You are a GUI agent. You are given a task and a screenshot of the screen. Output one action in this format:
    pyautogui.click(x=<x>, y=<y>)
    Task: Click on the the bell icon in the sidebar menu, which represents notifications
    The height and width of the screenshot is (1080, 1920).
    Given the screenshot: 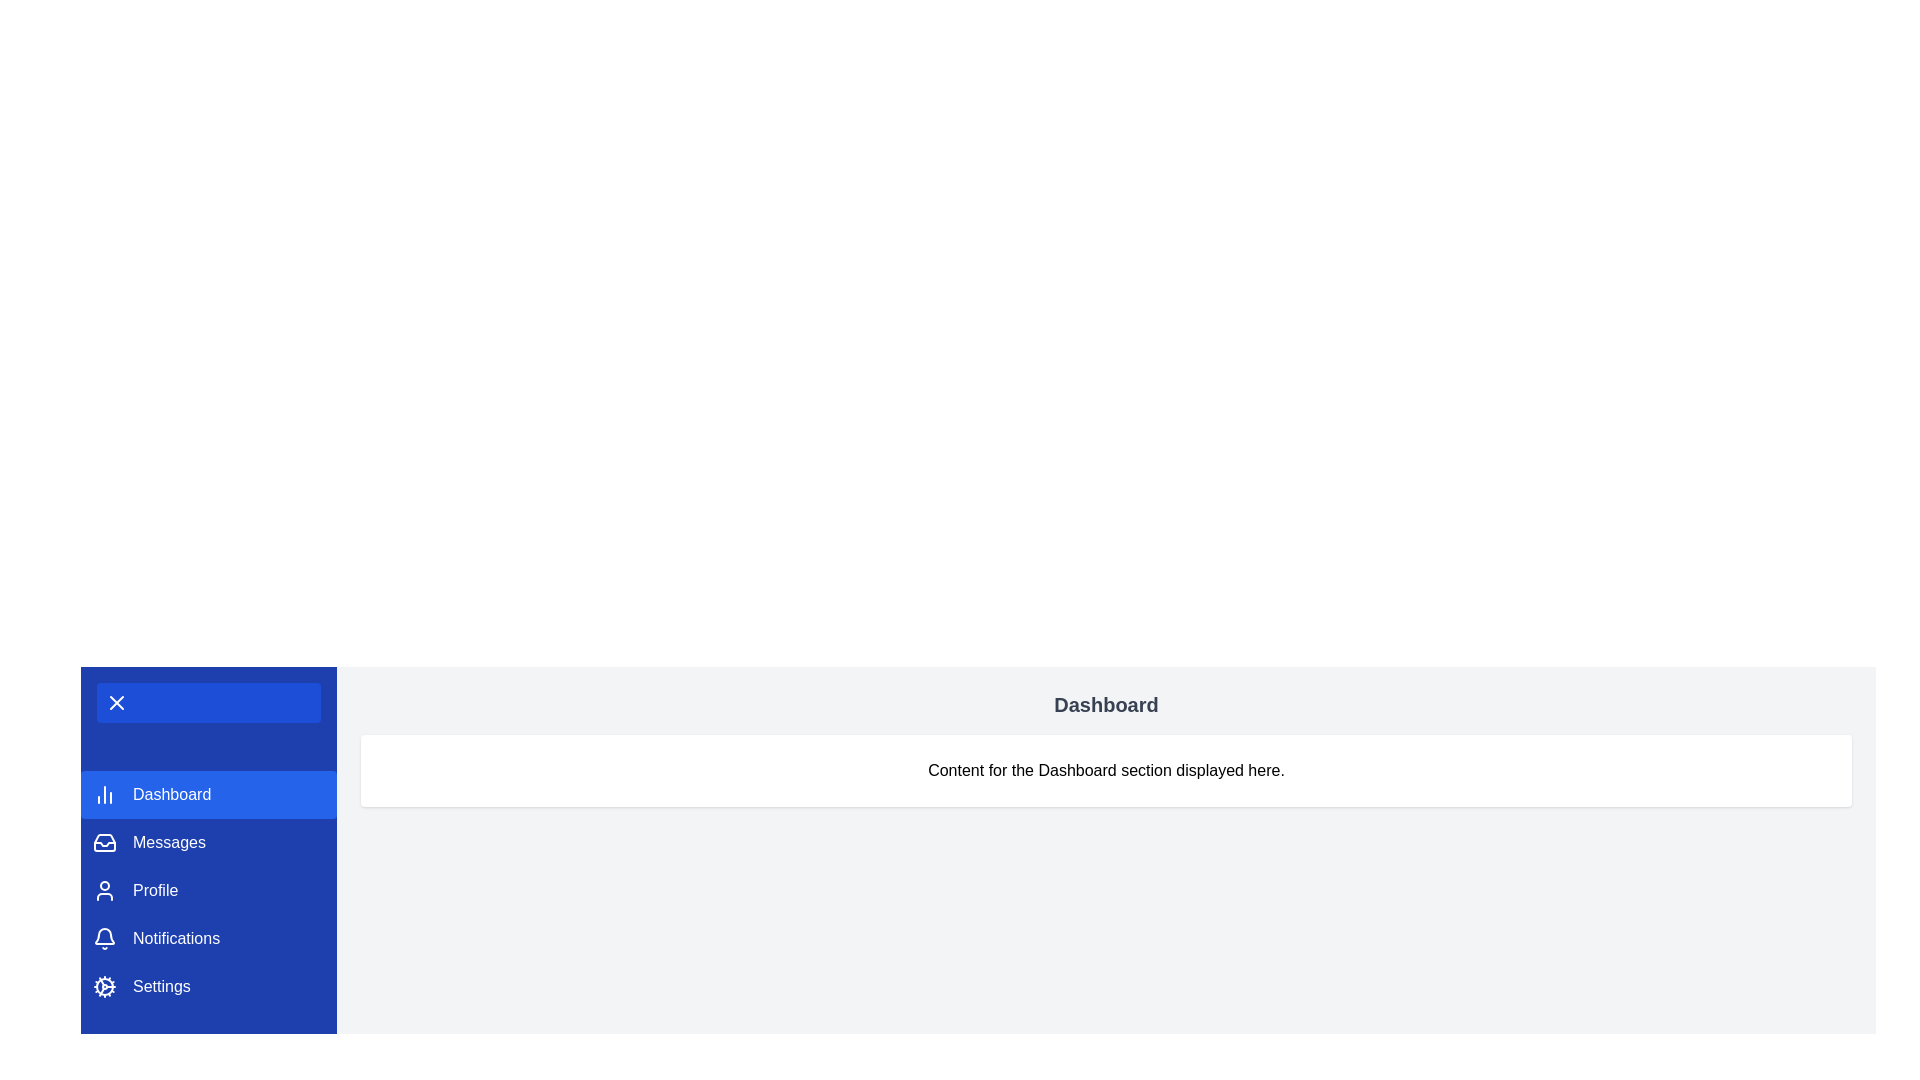 What is the action you would take?
    pyautogui.click(x=104, y=936)
    